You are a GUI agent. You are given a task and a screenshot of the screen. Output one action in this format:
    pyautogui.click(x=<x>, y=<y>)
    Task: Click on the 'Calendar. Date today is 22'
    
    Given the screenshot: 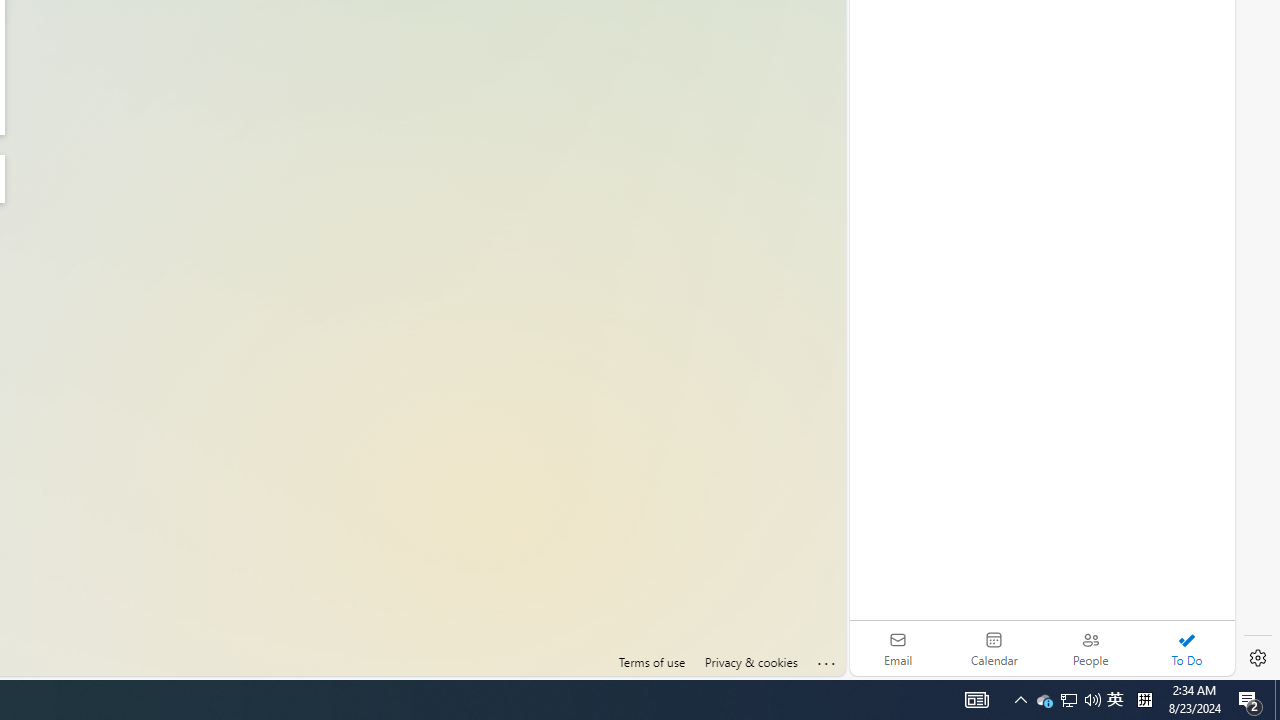 What is the action you would take?
    pyautogui.click(x=994, y=648)
    